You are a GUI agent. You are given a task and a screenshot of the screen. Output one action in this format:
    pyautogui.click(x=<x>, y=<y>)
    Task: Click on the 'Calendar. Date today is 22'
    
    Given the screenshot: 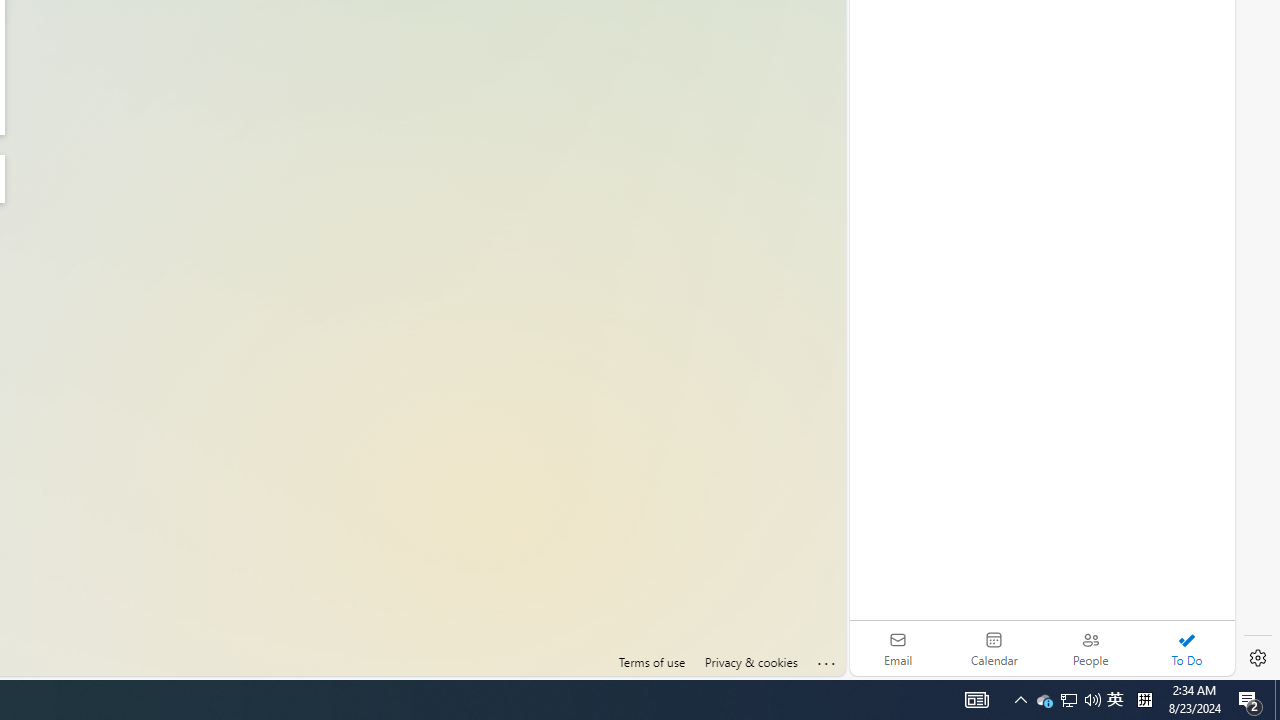 What is the action you would take?
    pyautogui.click(x=994, y=648)
    